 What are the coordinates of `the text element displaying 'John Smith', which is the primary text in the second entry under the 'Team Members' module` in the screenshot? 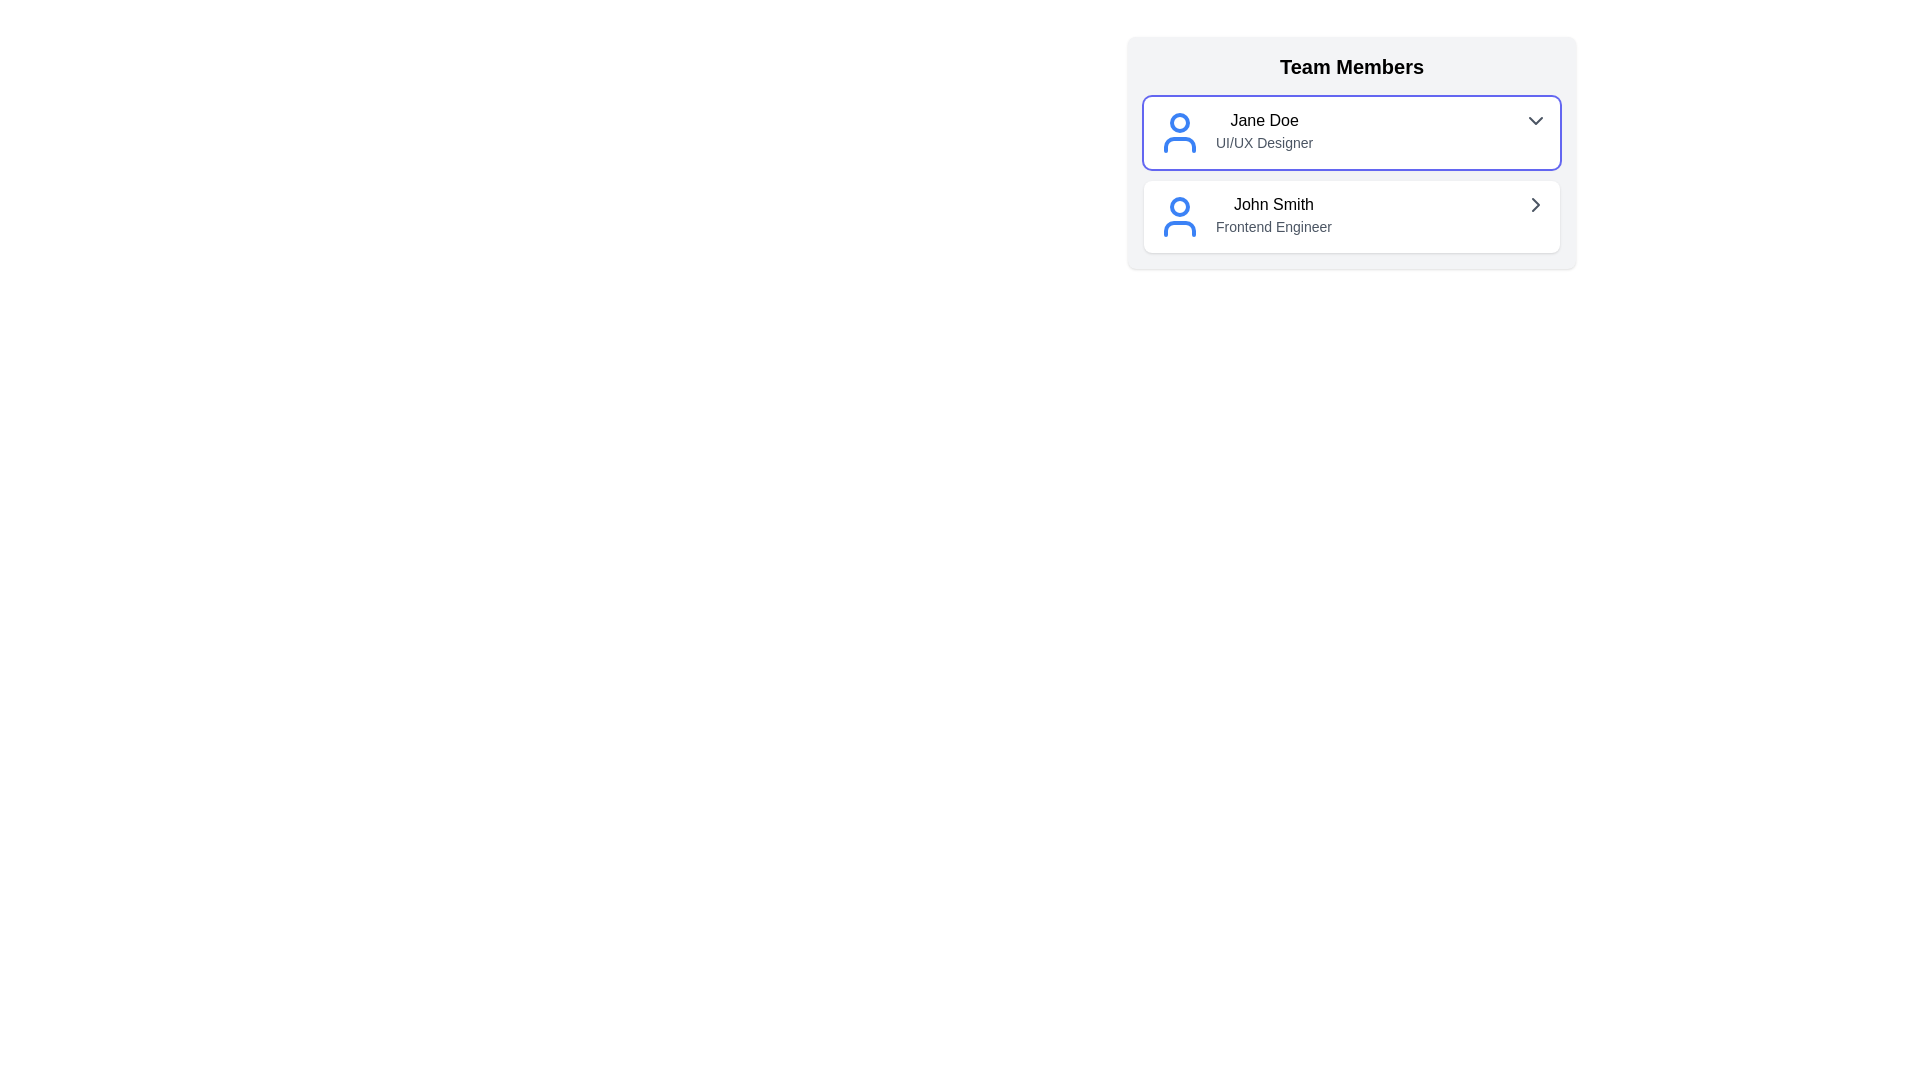 It's located at (1272, 204).